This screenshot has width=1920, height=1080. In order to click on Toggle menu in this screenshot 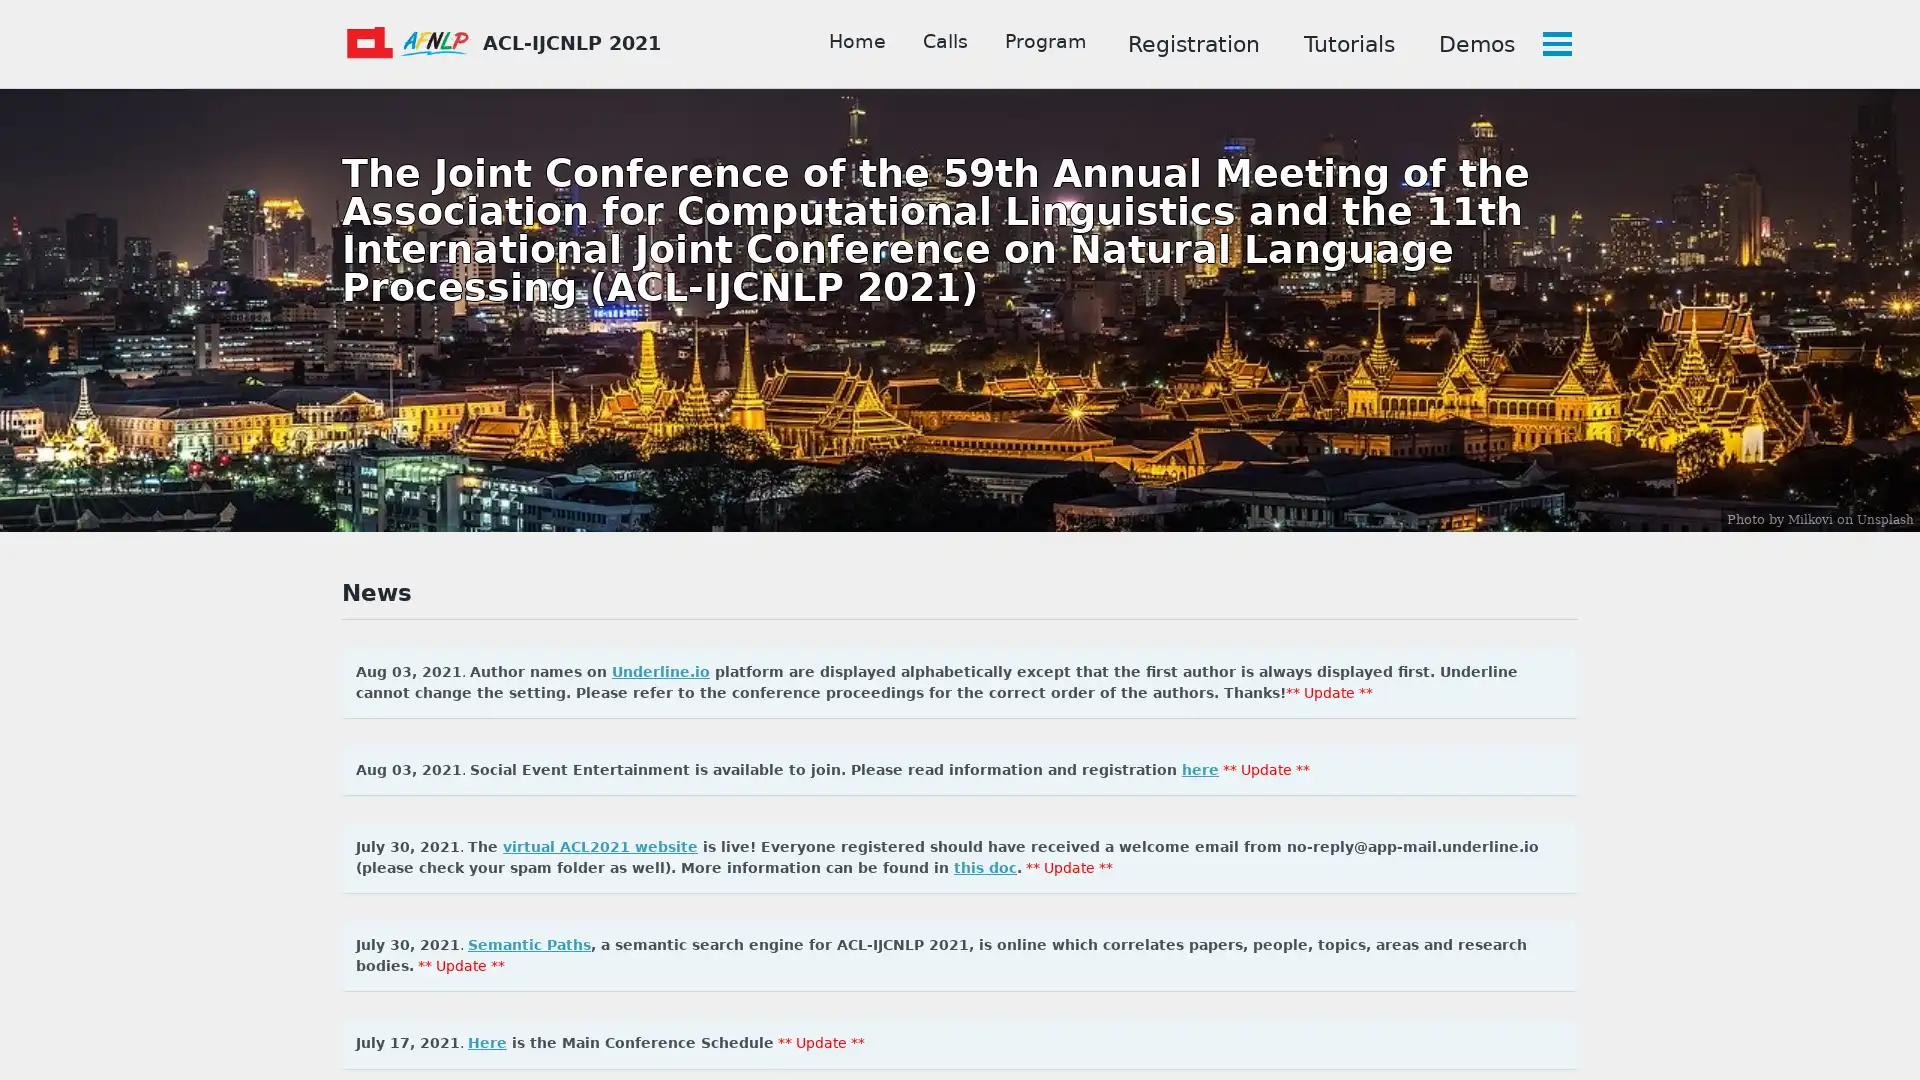, I will do `click(1554, 43)`.